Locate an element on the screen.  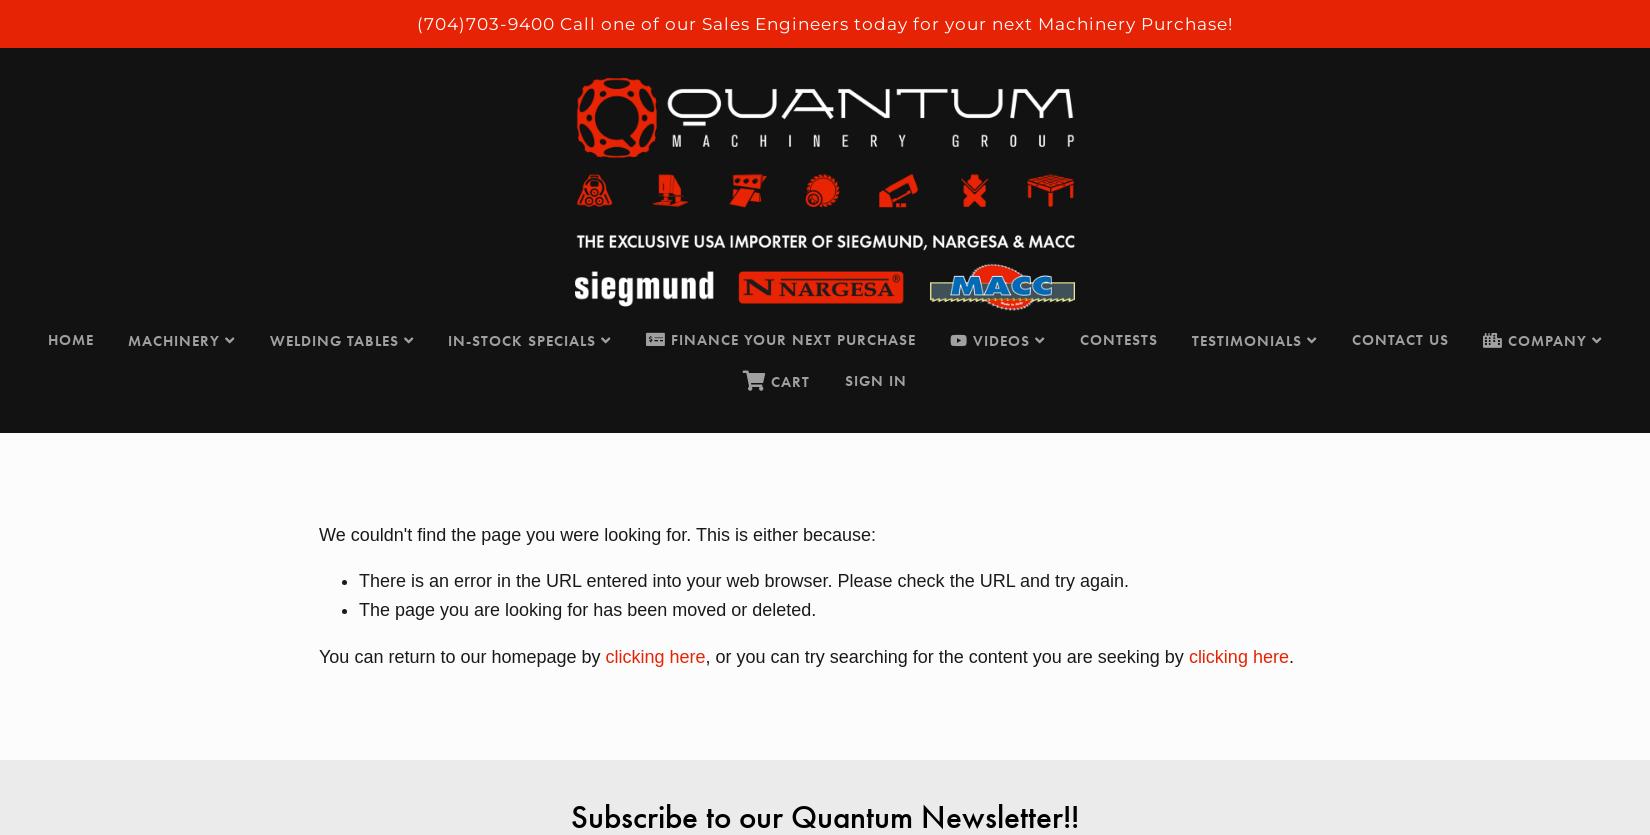
'.' is located at coordinates (1289, 654).